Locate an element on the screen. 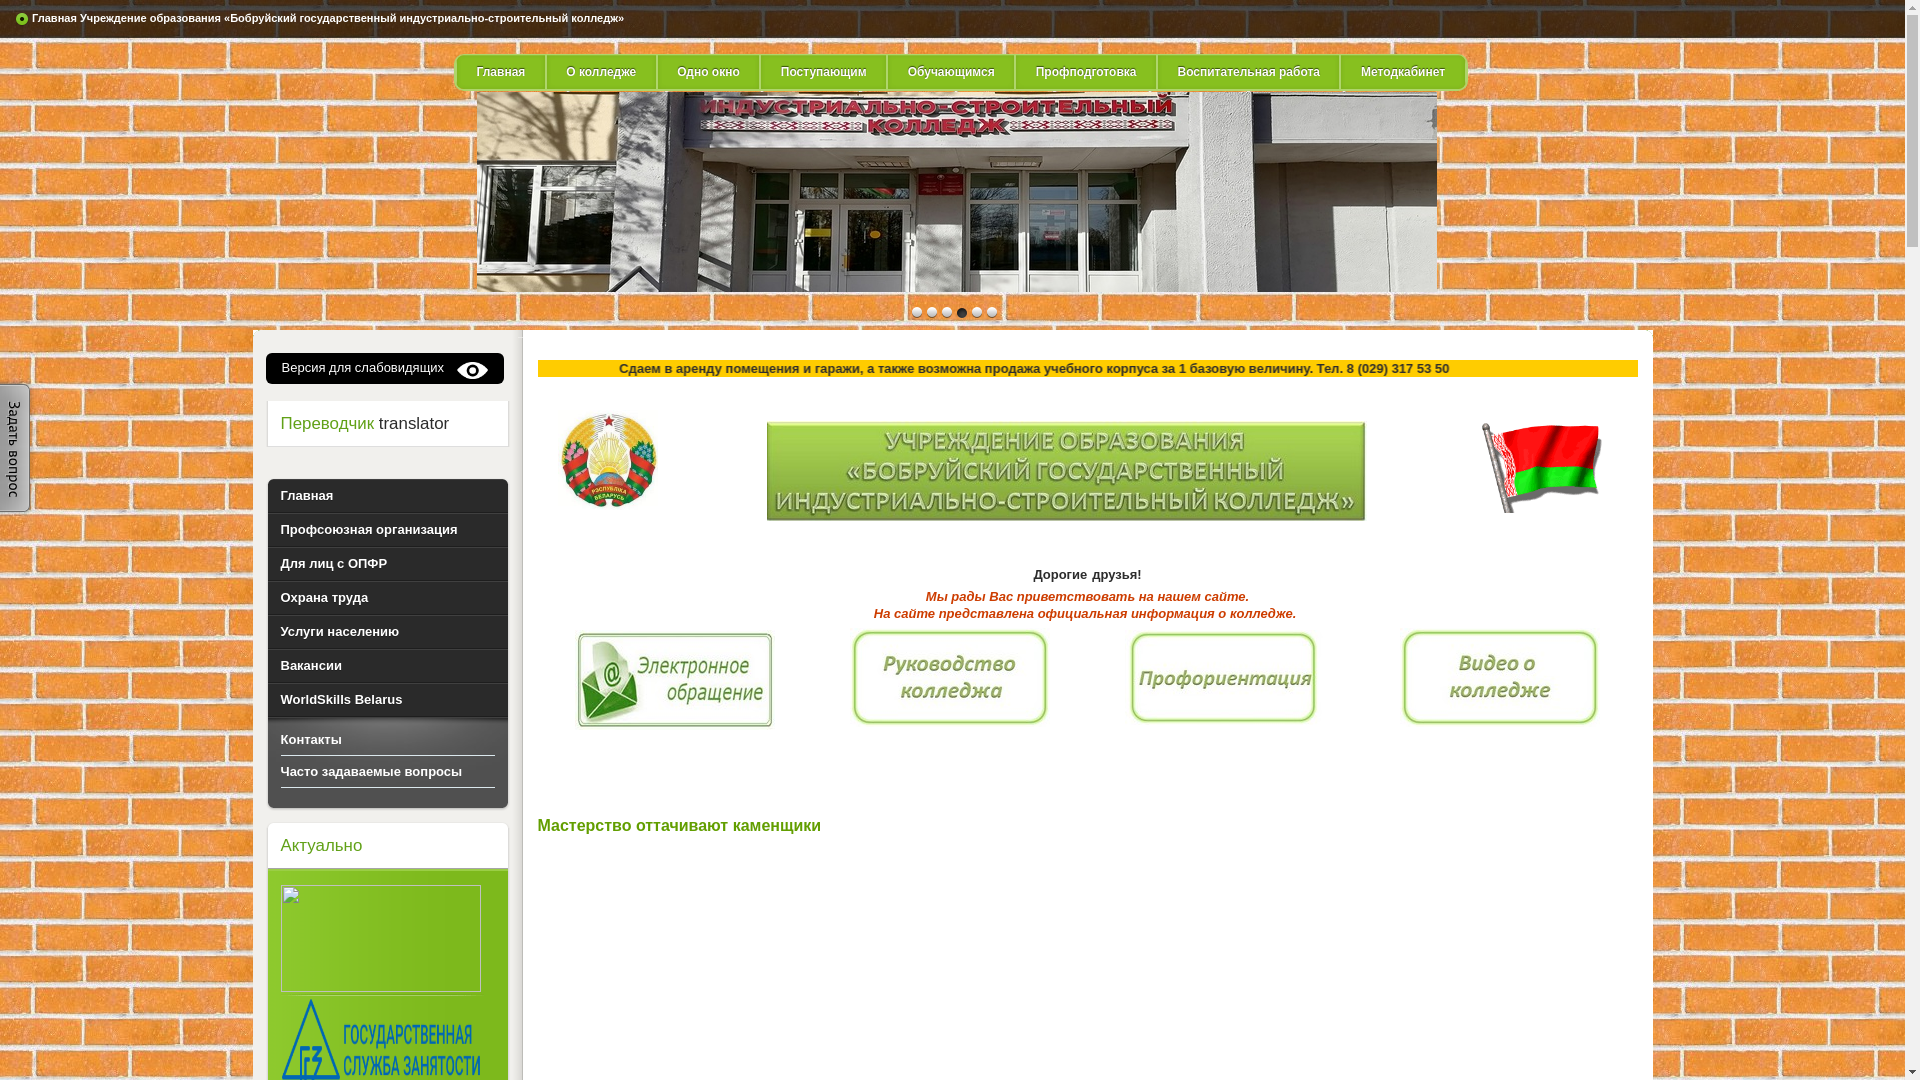 The image size is (1920, 1080). '3' is located at coordinates (960, 312).